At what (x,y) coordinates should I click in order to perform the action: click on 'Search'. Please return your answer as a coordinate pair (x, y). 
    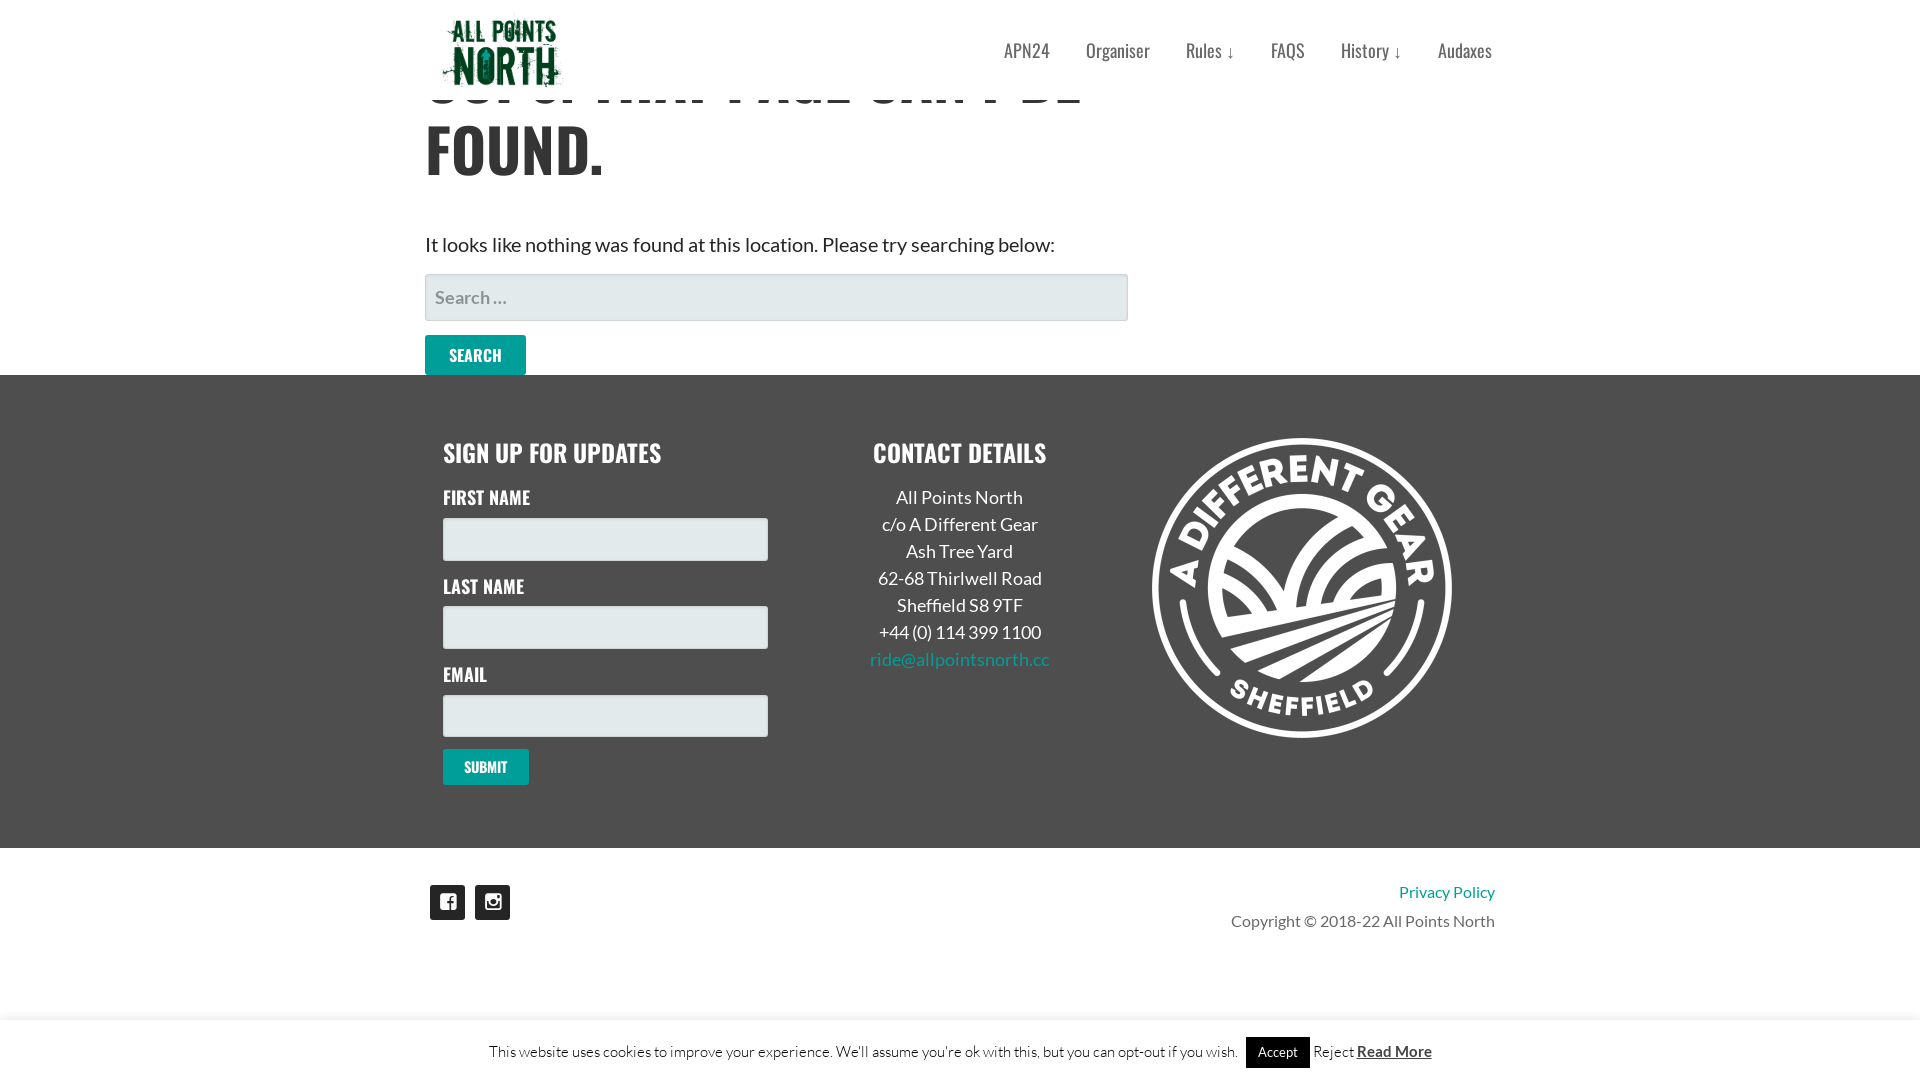
    Looking at the image, I should click on (424, 353).